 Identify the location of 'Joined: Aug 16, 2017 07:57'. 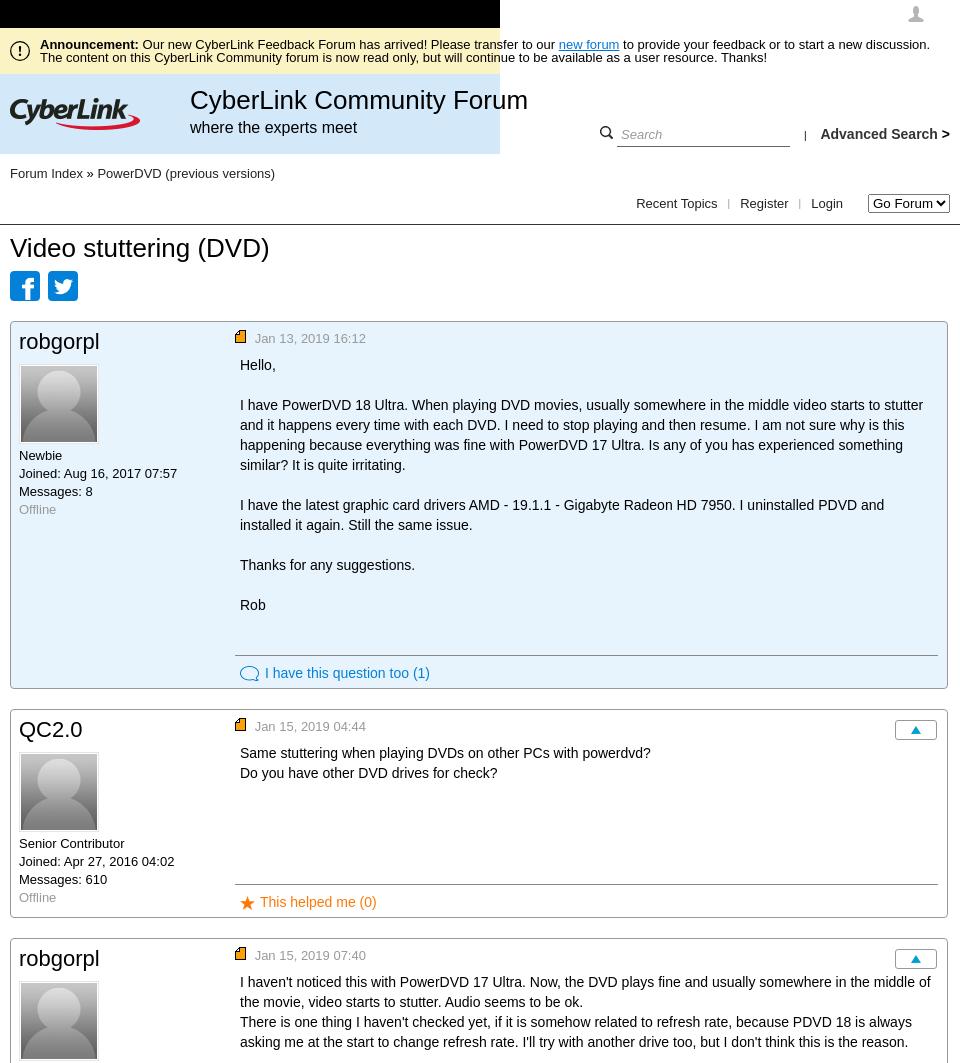
(98, 473).